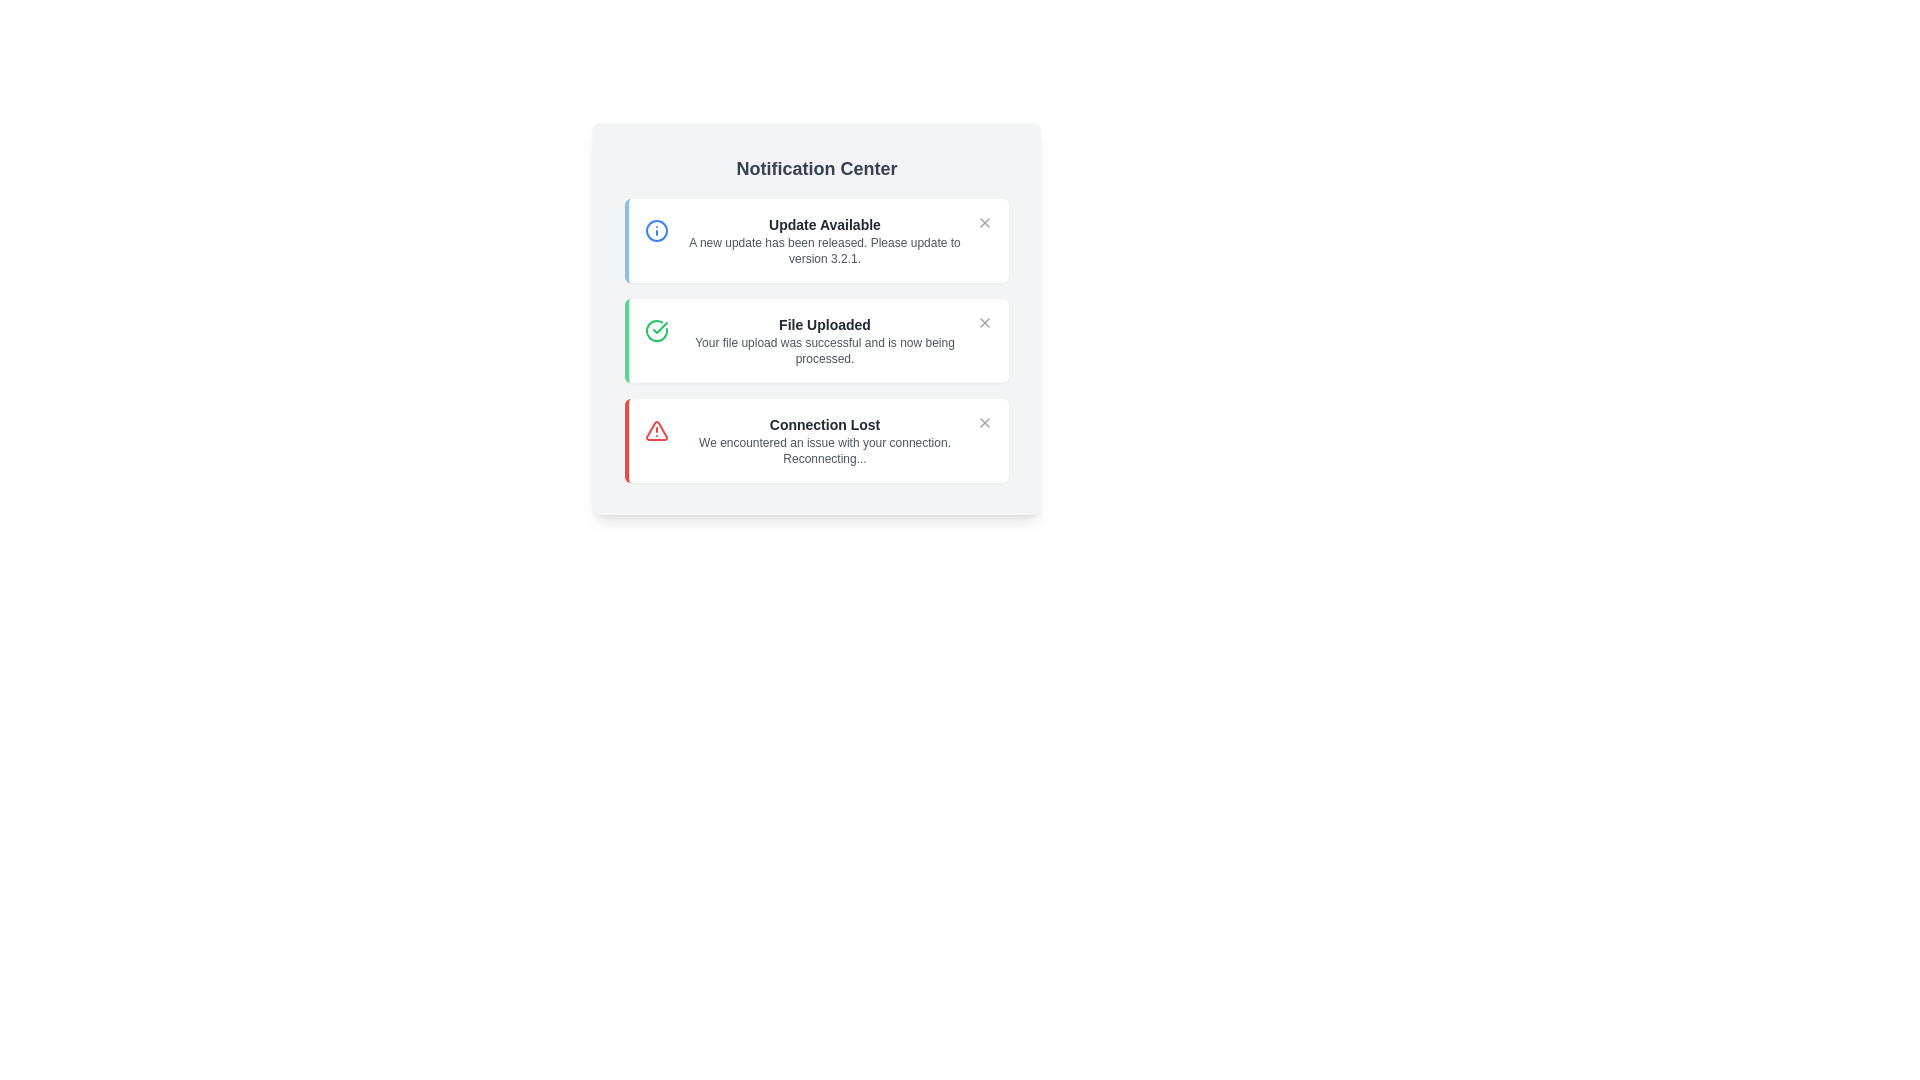 This screenshot has width=1920, height=1080. I want to click on message displayed in the third notification entry of the notification center box, which notifies the user about a connection issue, so click(816, 439).